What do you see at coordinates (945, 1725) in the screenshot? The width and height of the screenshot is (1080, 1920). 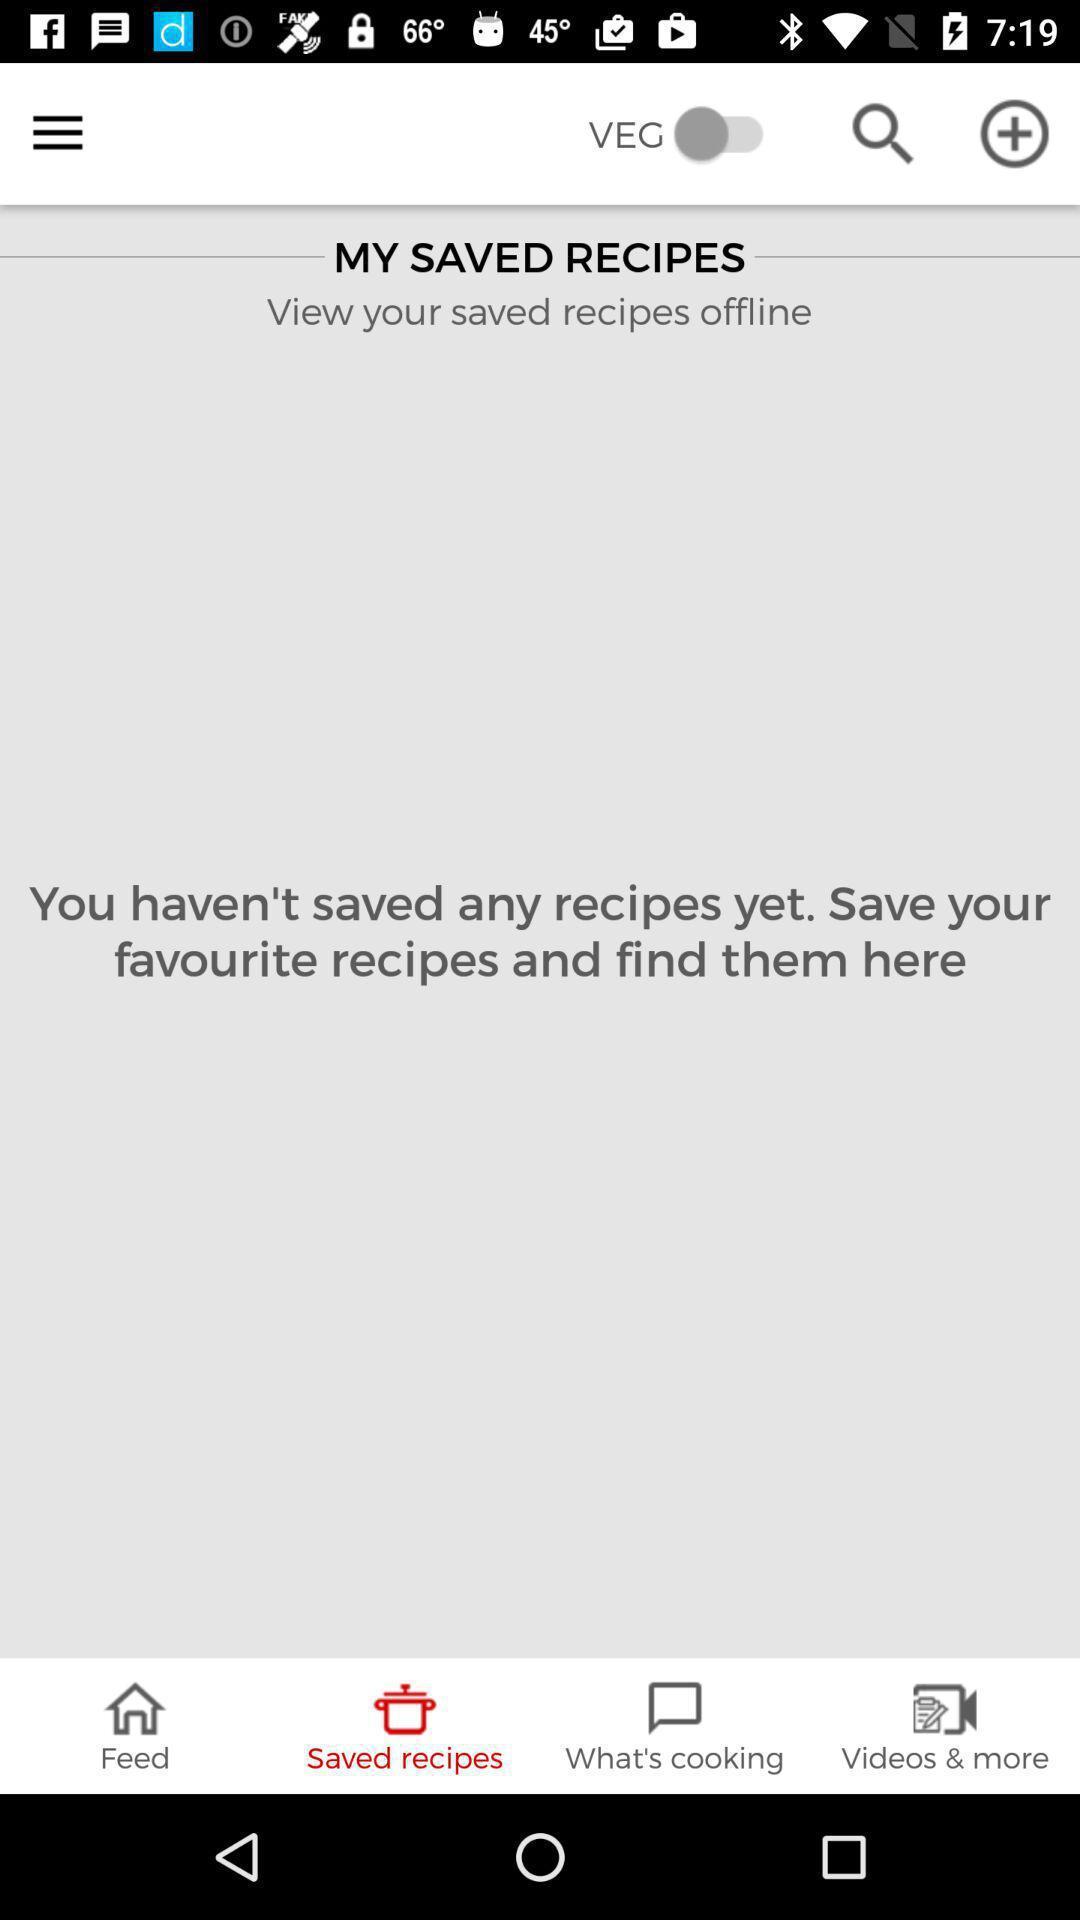 I see `videos & more at the bottom right corner` at bounding box center [945, 1725].